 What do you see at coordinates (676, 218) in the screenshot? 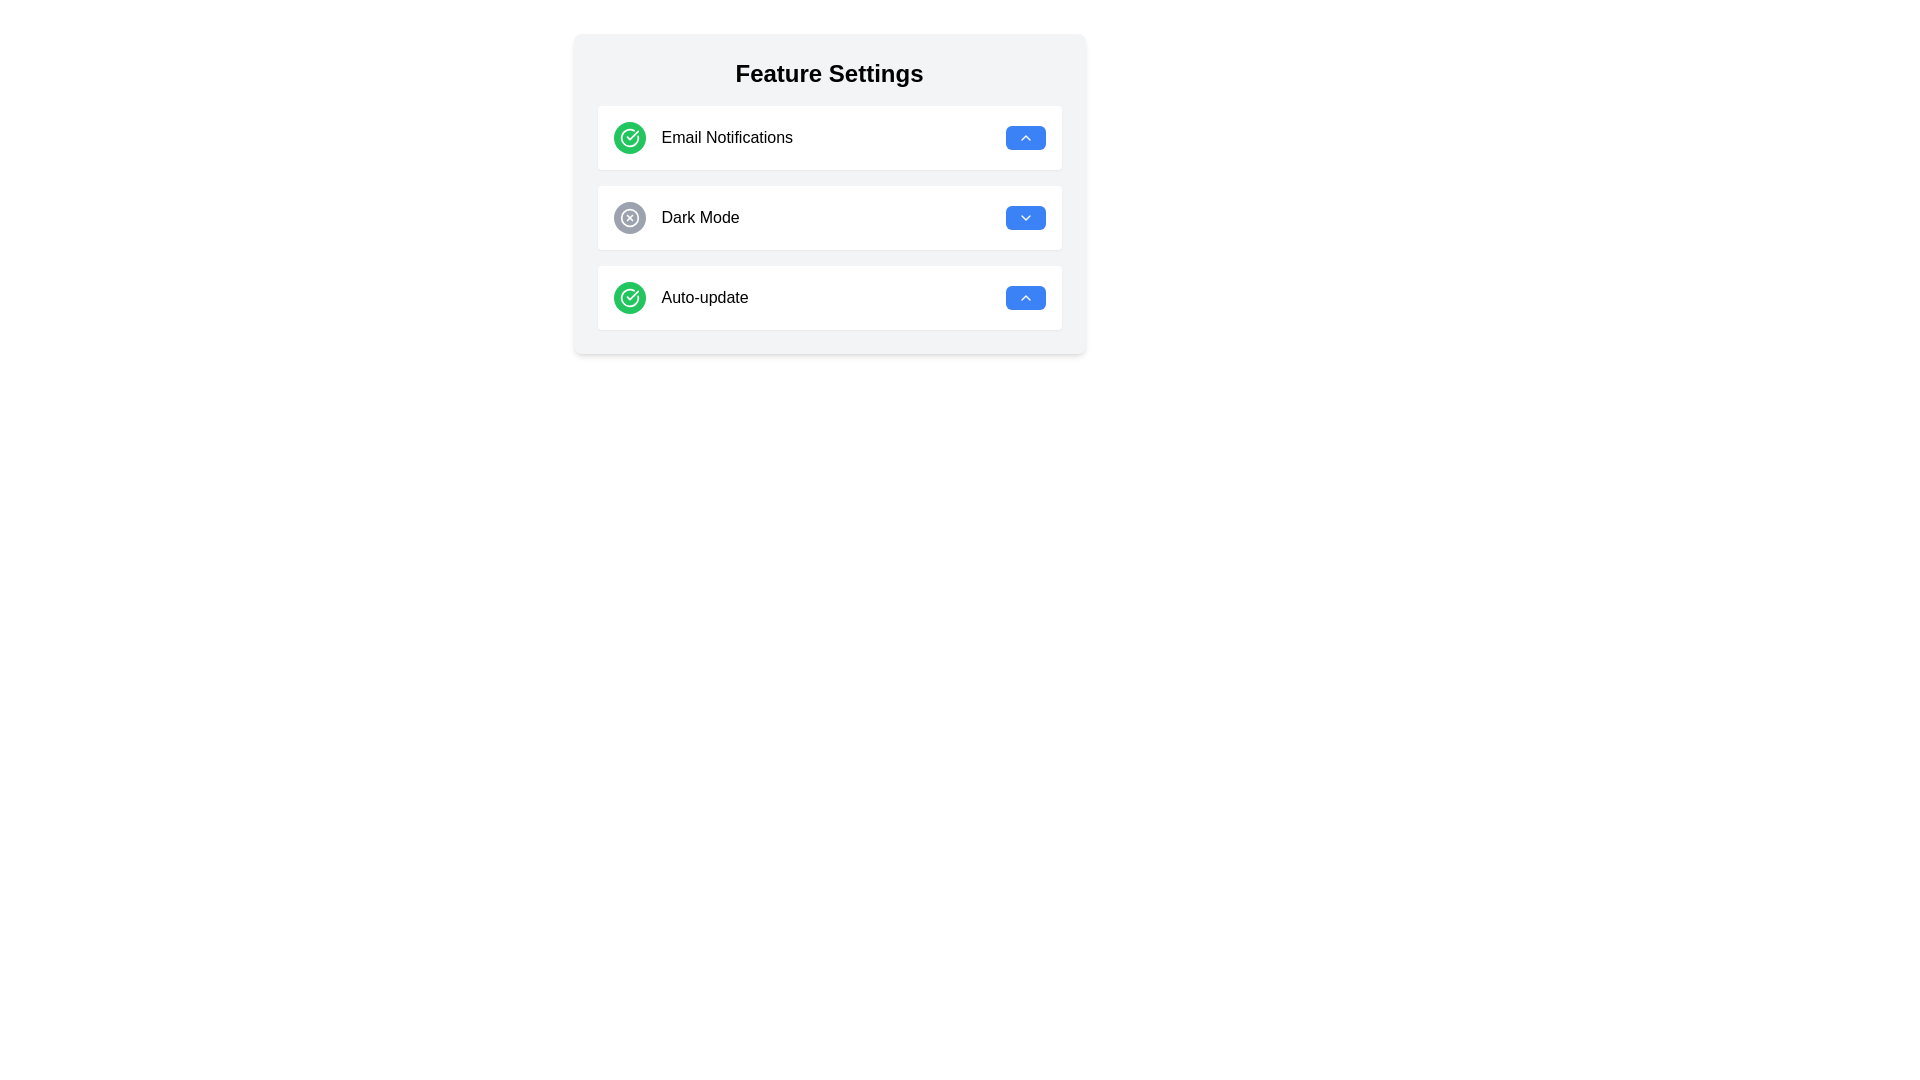
I see `the 'Dark Mode' text label that is part of the feature settings list, positioned between 'Email Notifications' and 'Auto-update'` at bounding box center [676, 218].